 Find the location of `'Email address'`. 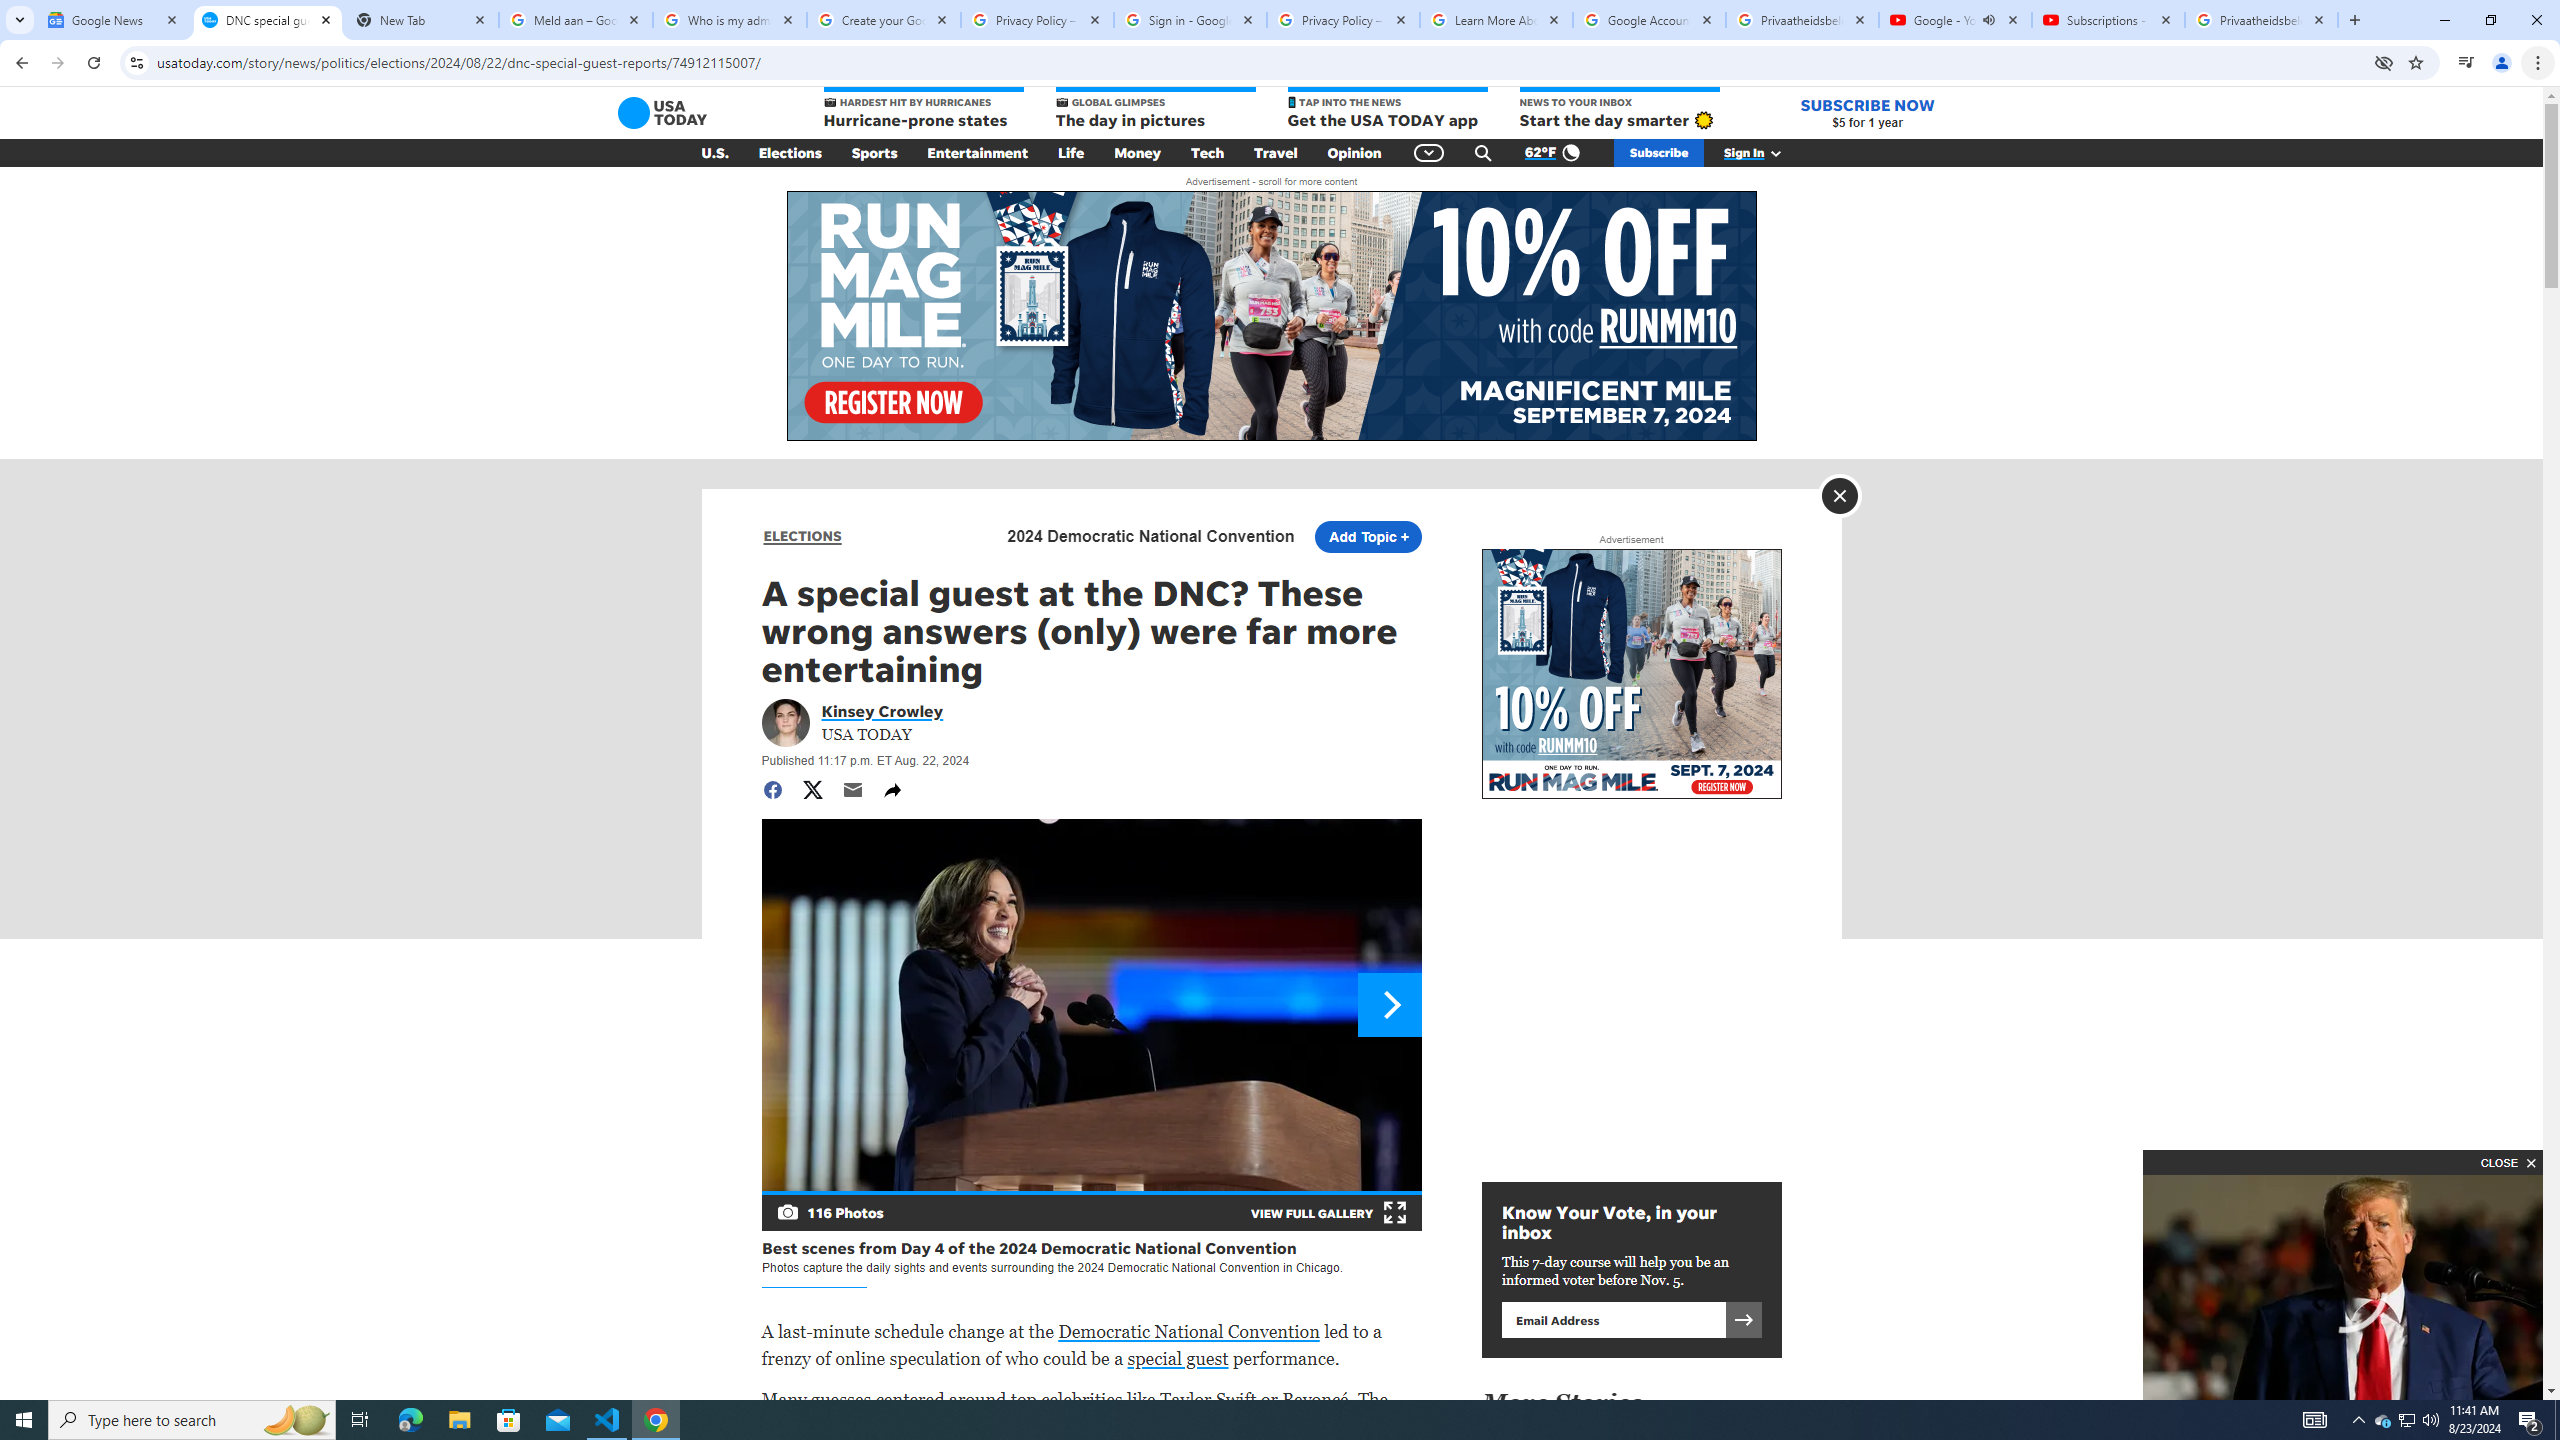

'Email address' is located at coordinates (1611, 1318).